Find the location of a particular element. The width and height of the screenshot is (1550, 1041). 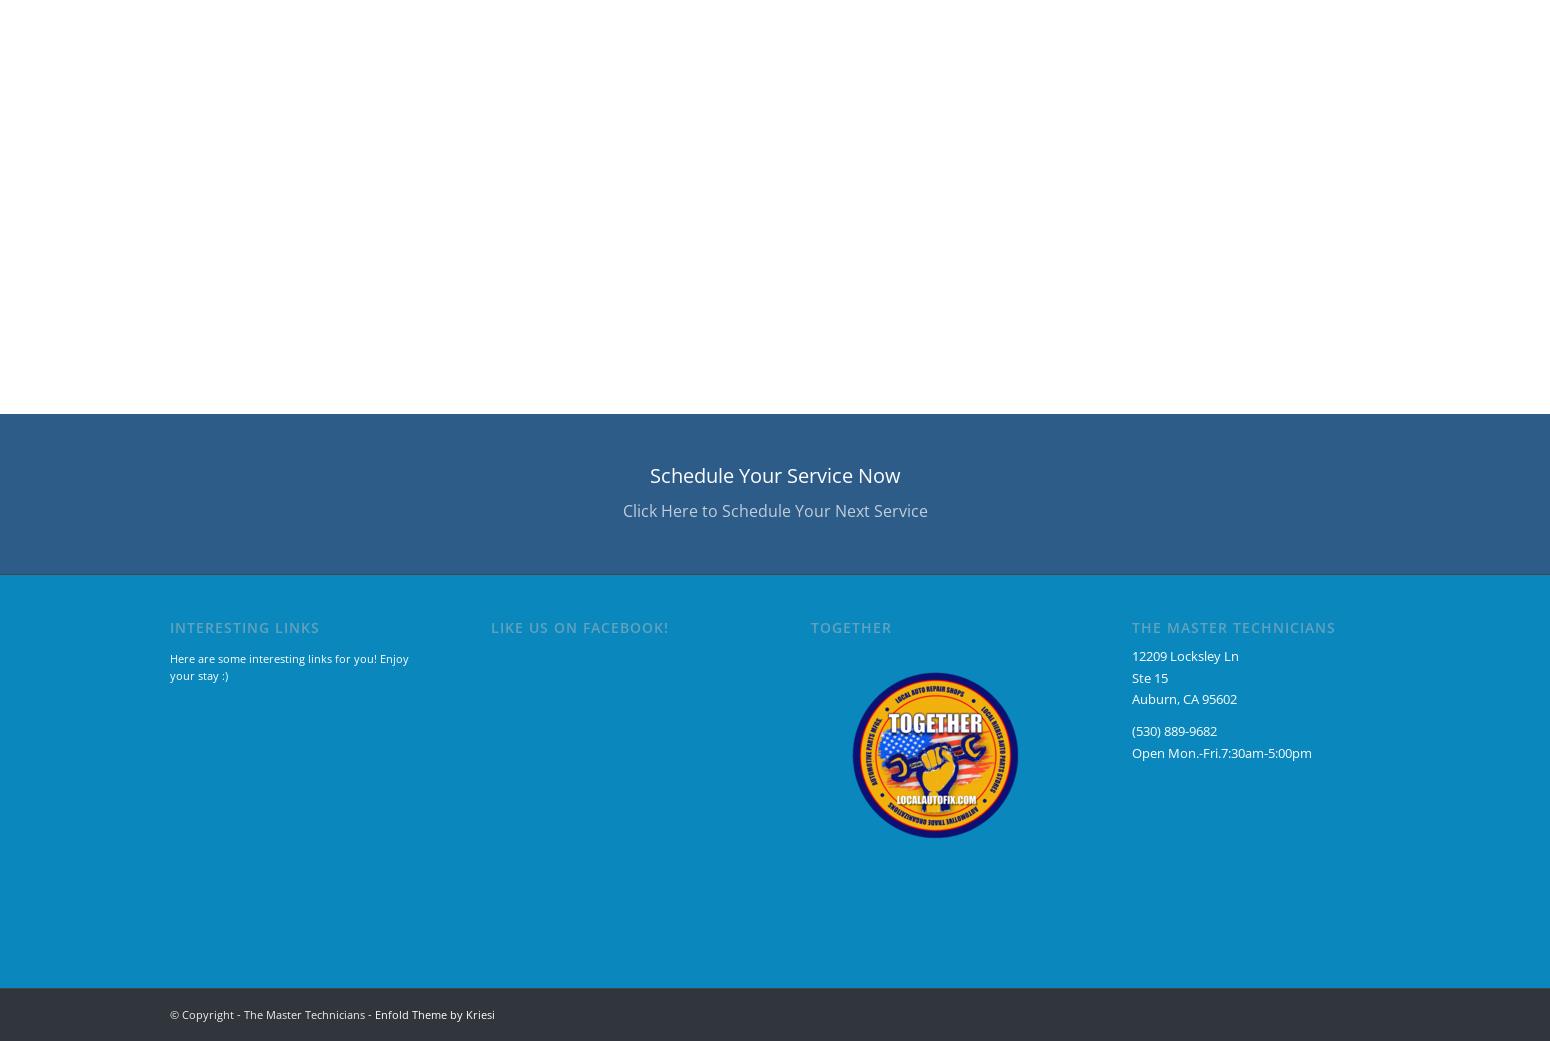

'Ste 15' is located at coordinates (1148, 675).